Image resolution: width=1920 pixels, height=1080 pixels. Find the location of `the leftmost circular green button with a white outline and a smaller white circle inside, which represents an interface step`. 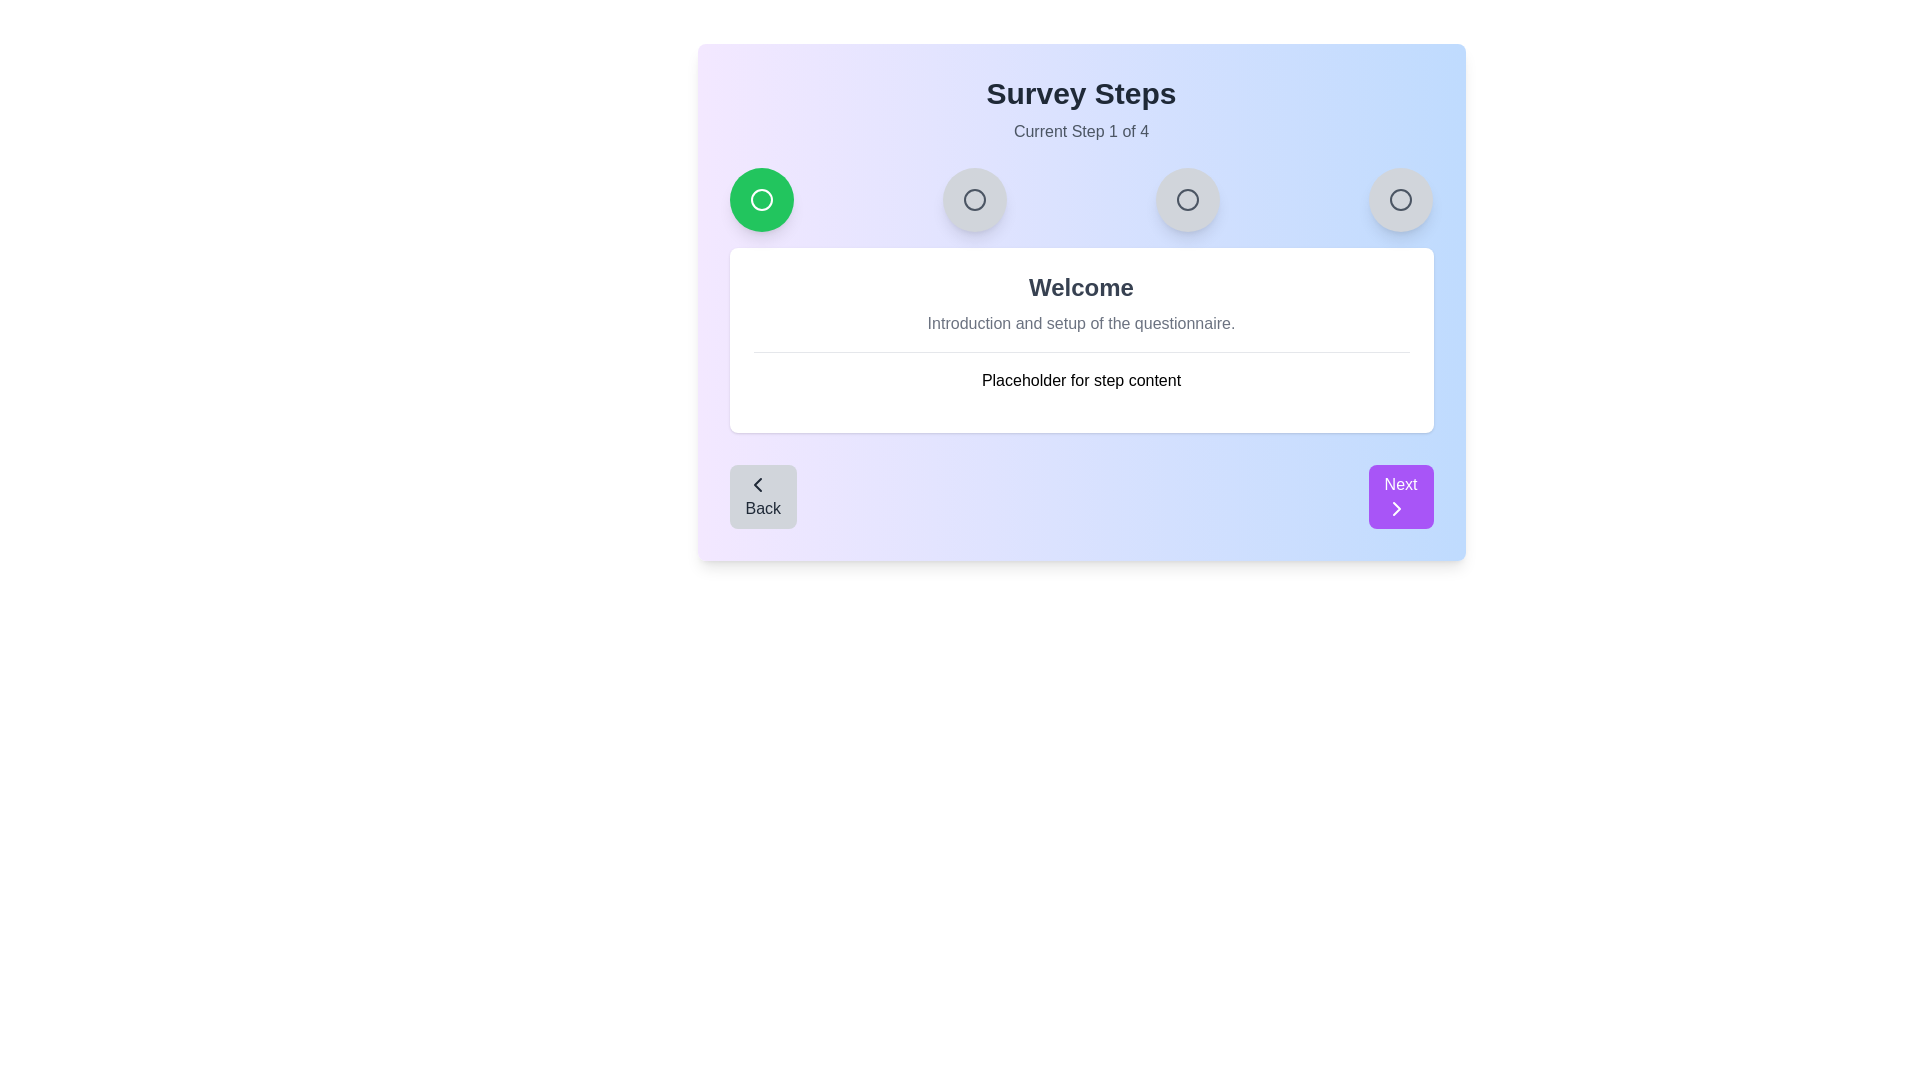

the leftmost circular green button with a white outline and a smaller white circle inside, which represents an interface step is located at coordinates (760, 200).